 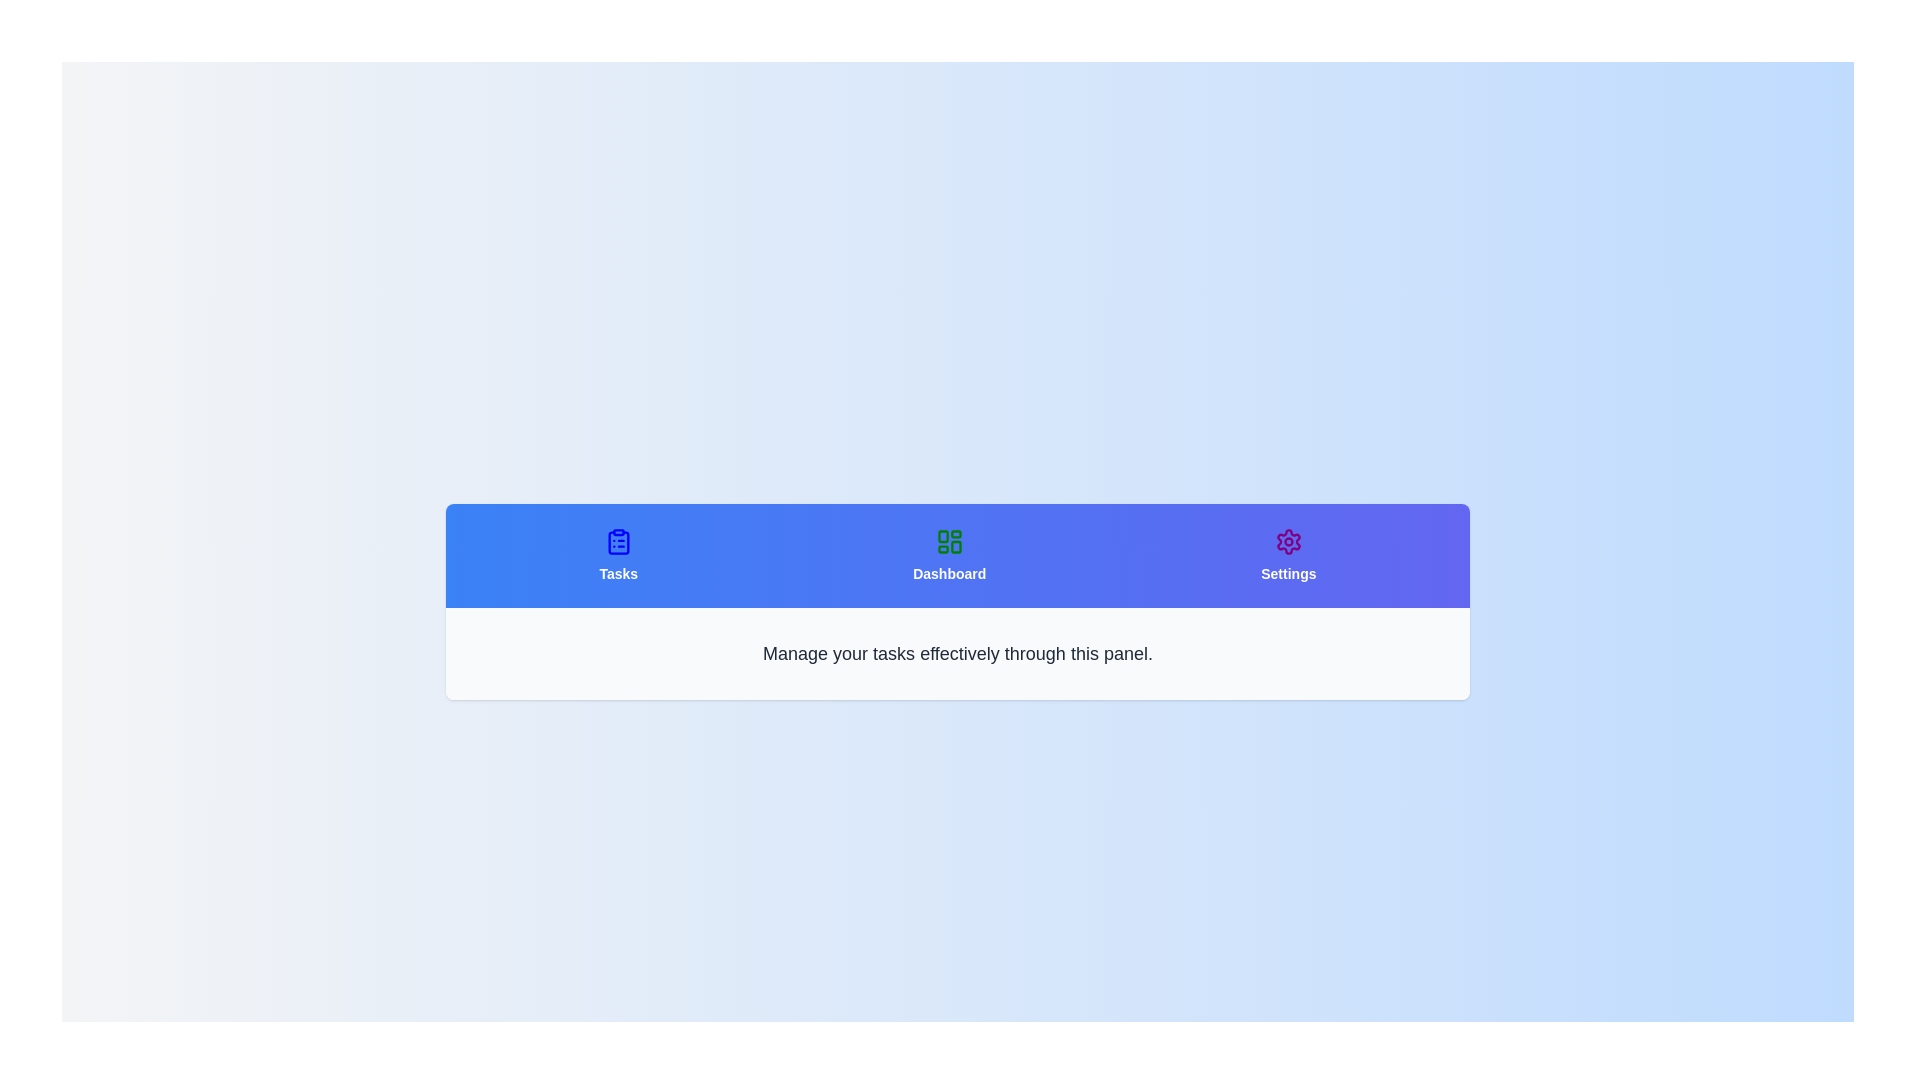 What do you see at coordinates (617, 555) in the screenshot?
I see `the Tasks tab by clicking on its button` at bounding box center [617, 555].